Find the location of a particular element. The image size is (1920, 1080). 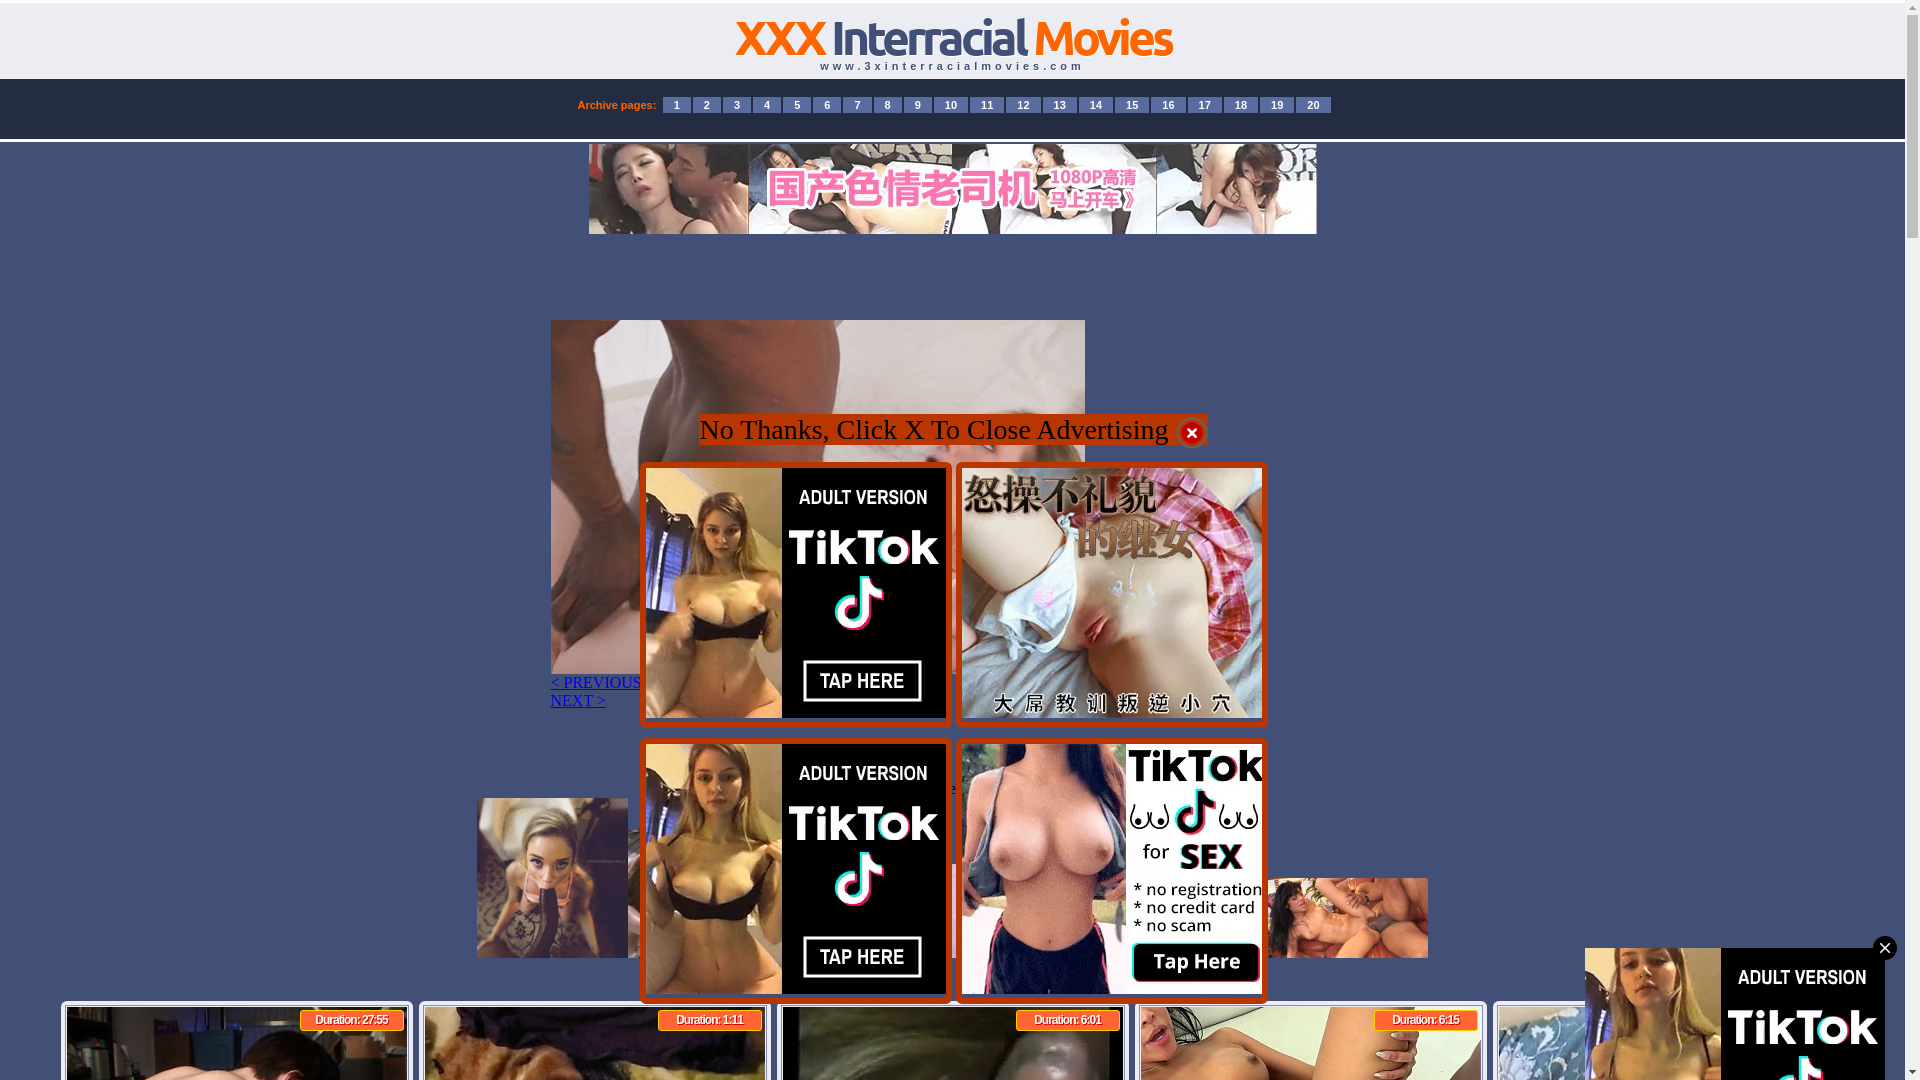

'No Thanks, Click X To Close Advertising' is located at coordinates (952, 432).